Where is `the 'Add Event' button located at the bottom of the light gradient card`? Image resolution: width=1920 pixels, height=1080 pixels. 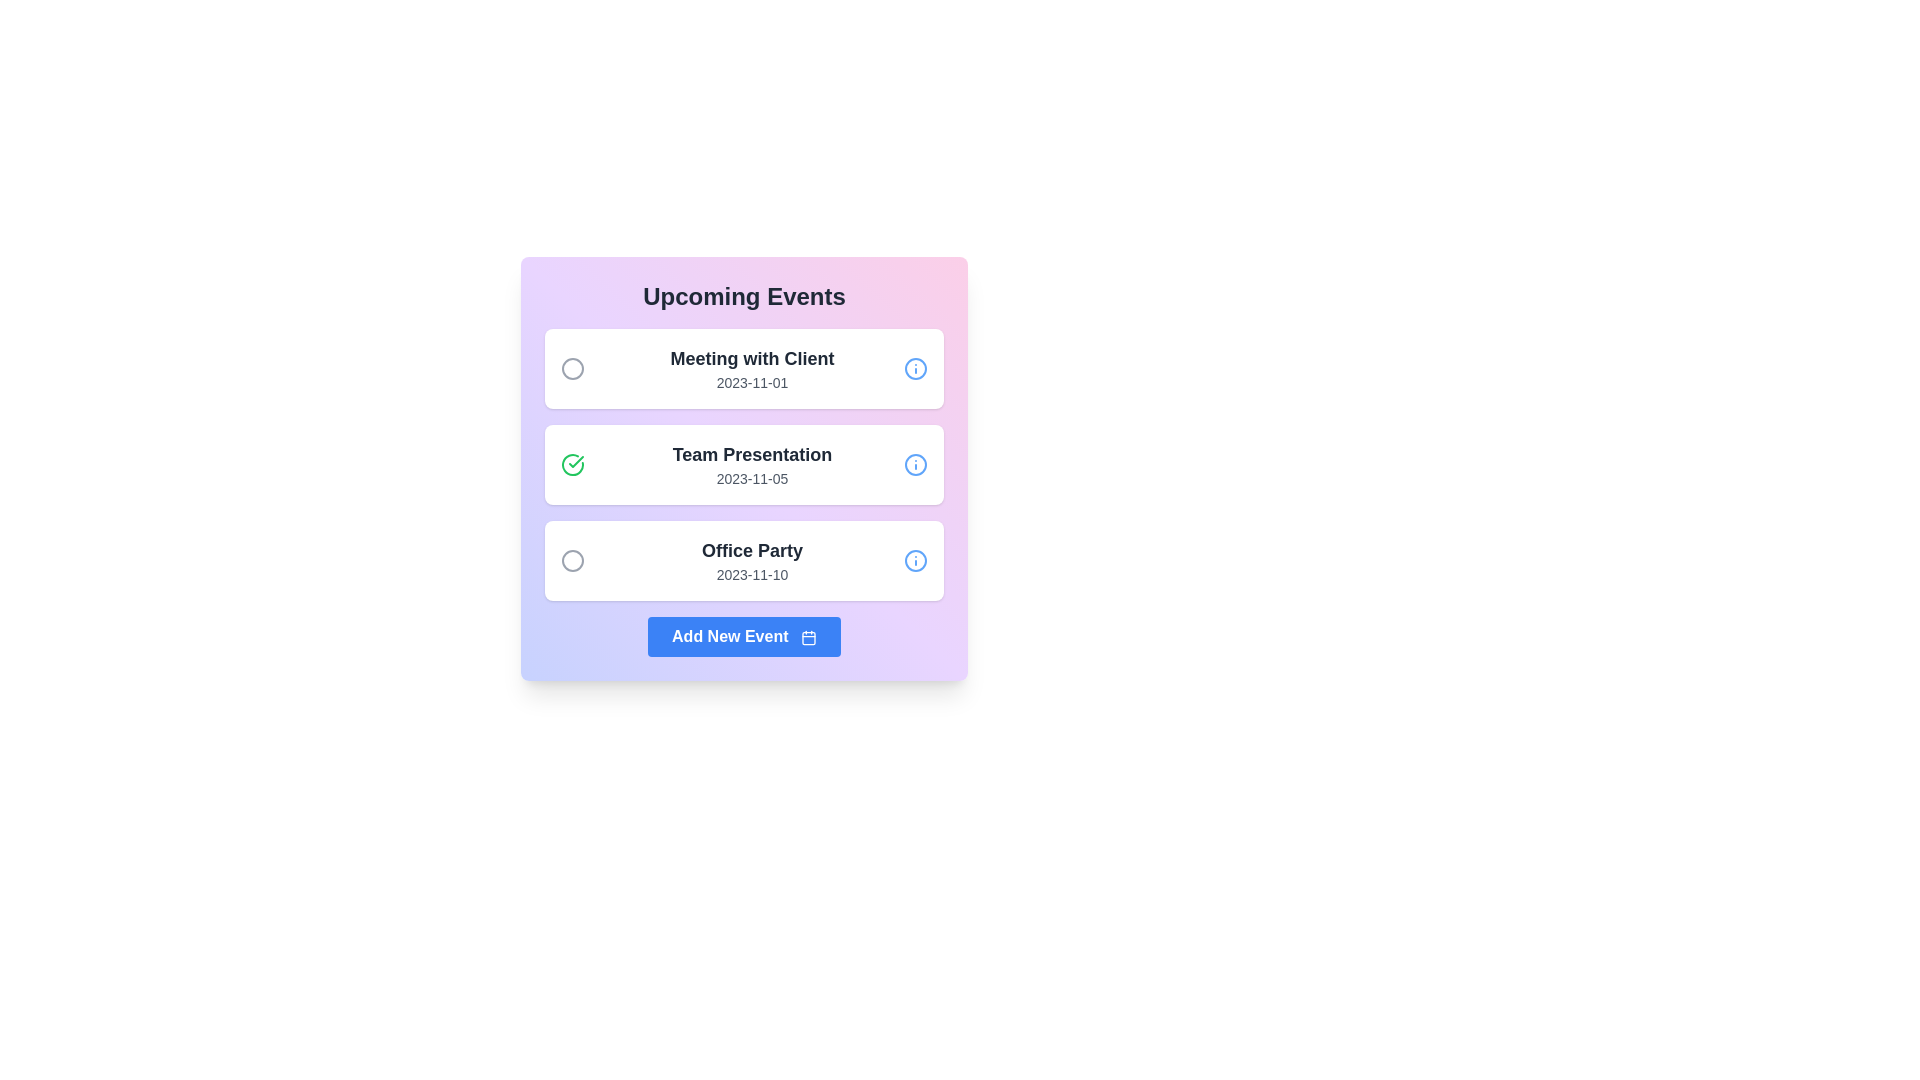
the 'Add Event' button located at the bottom of the light gradient card is located at coordinates (743, 636).